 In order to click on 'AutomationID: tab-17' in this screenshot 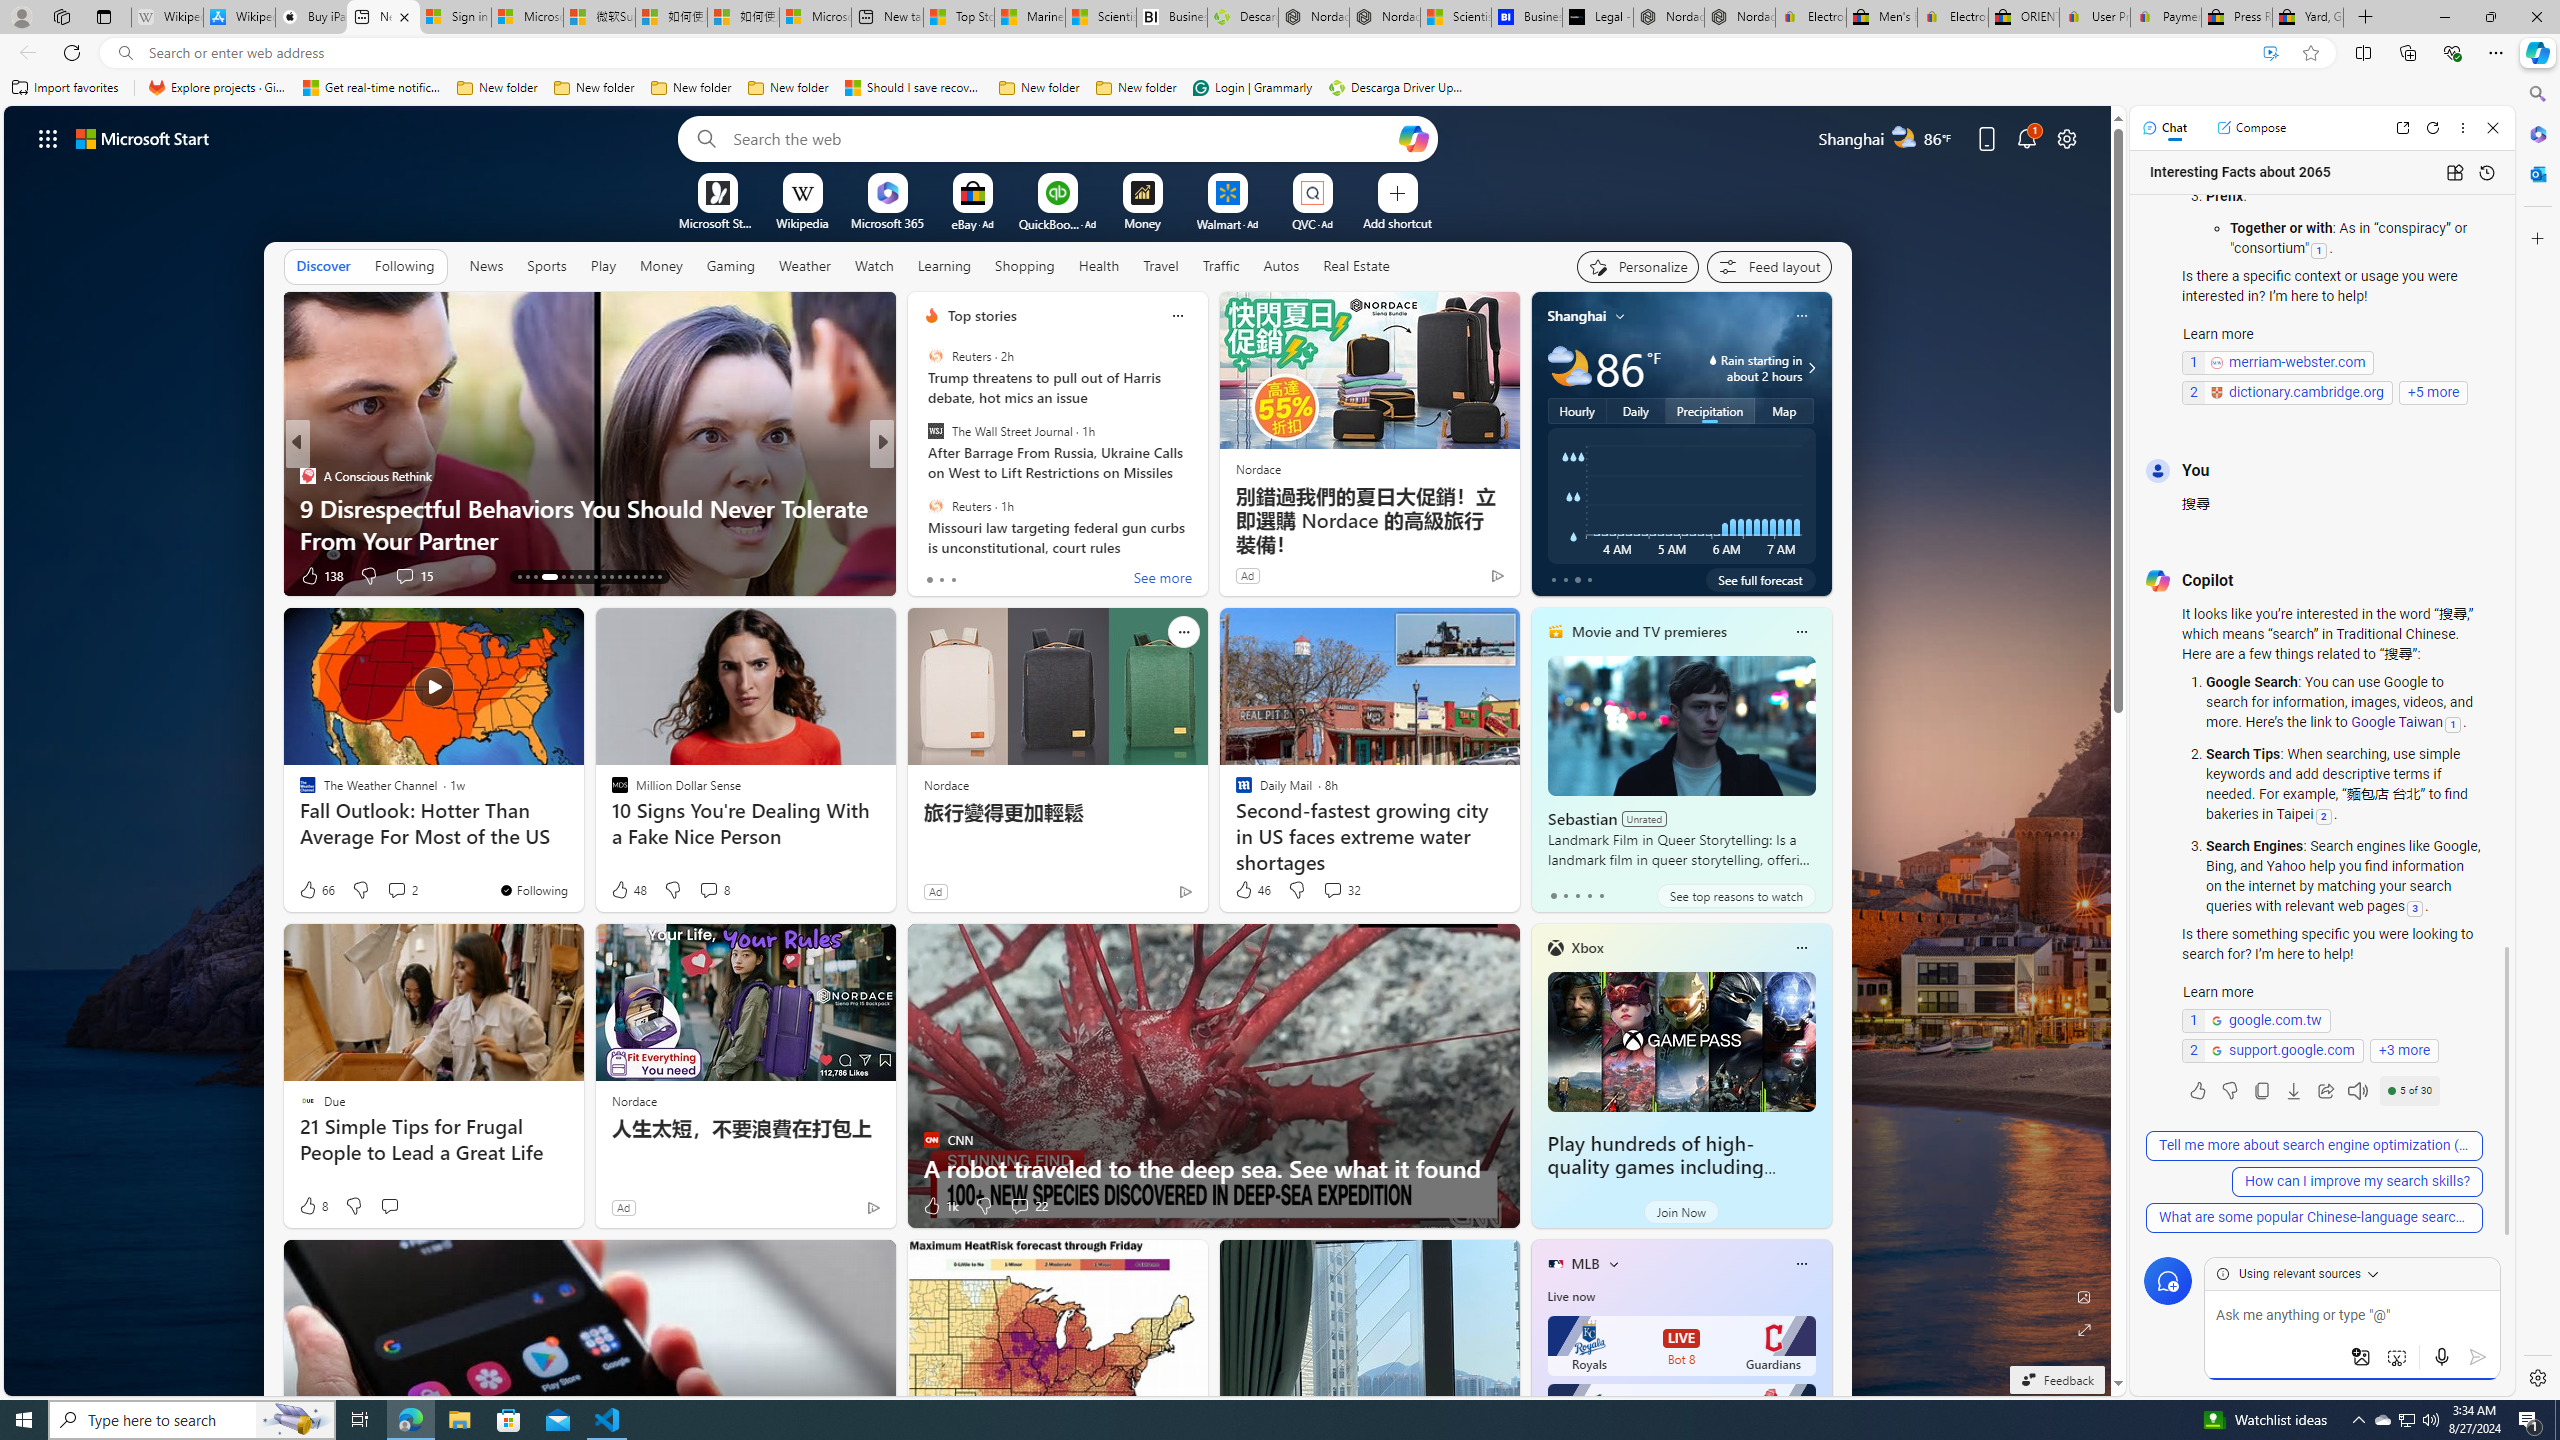, I will do `click(558, 577)`.